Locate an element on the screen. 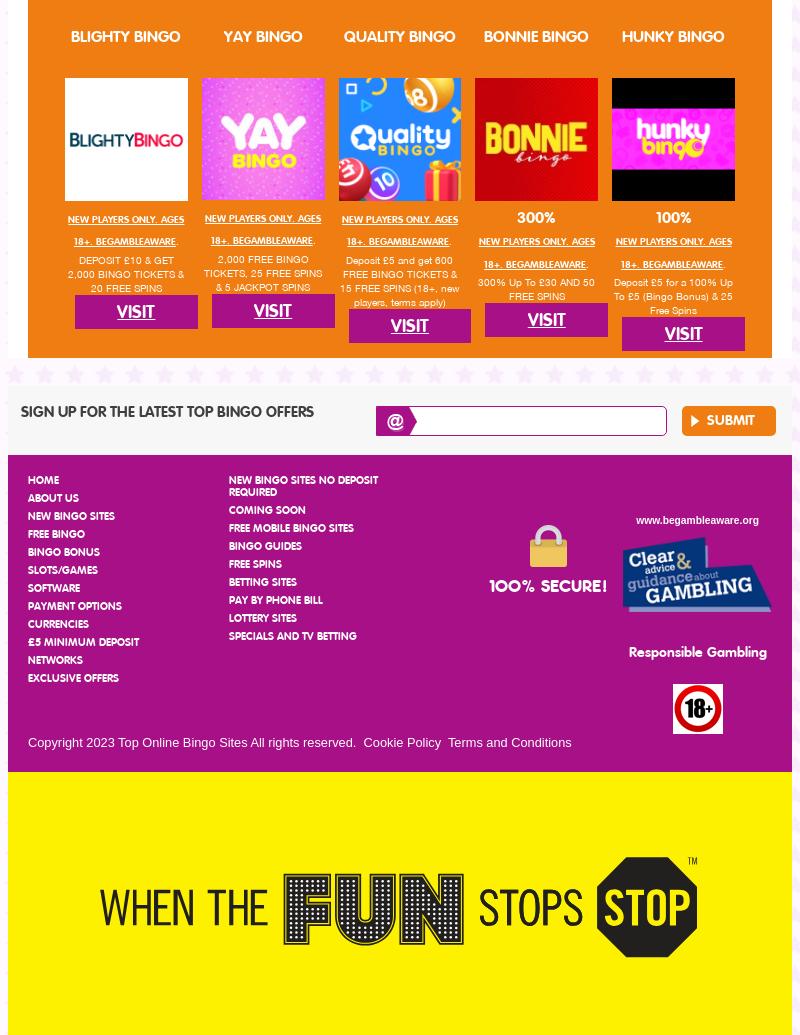 Image resolution: width=800 pixels, height=1035 pixels. '2,000 FREE BINGO TICKETS, 25 FREE SPINS & 5 JACKPOT SPINS' is located at coordinates (261, 271).